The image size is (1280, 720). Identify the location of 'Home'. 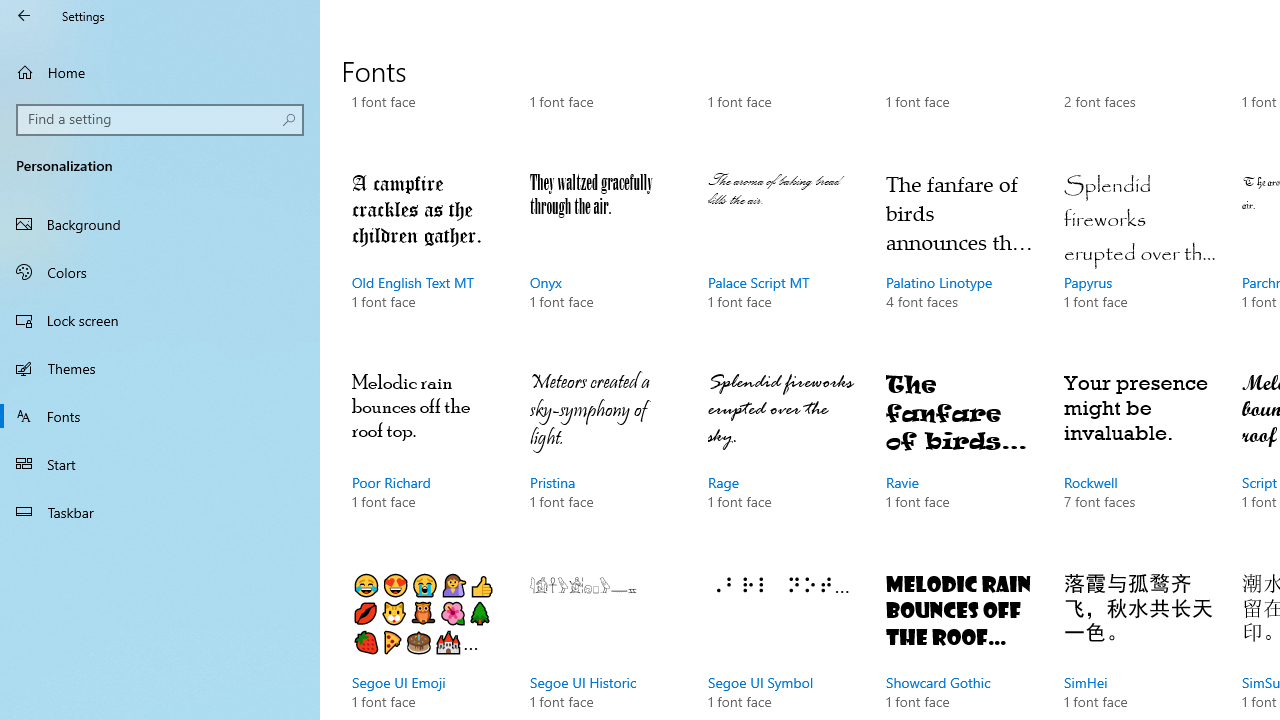
(160, 71).